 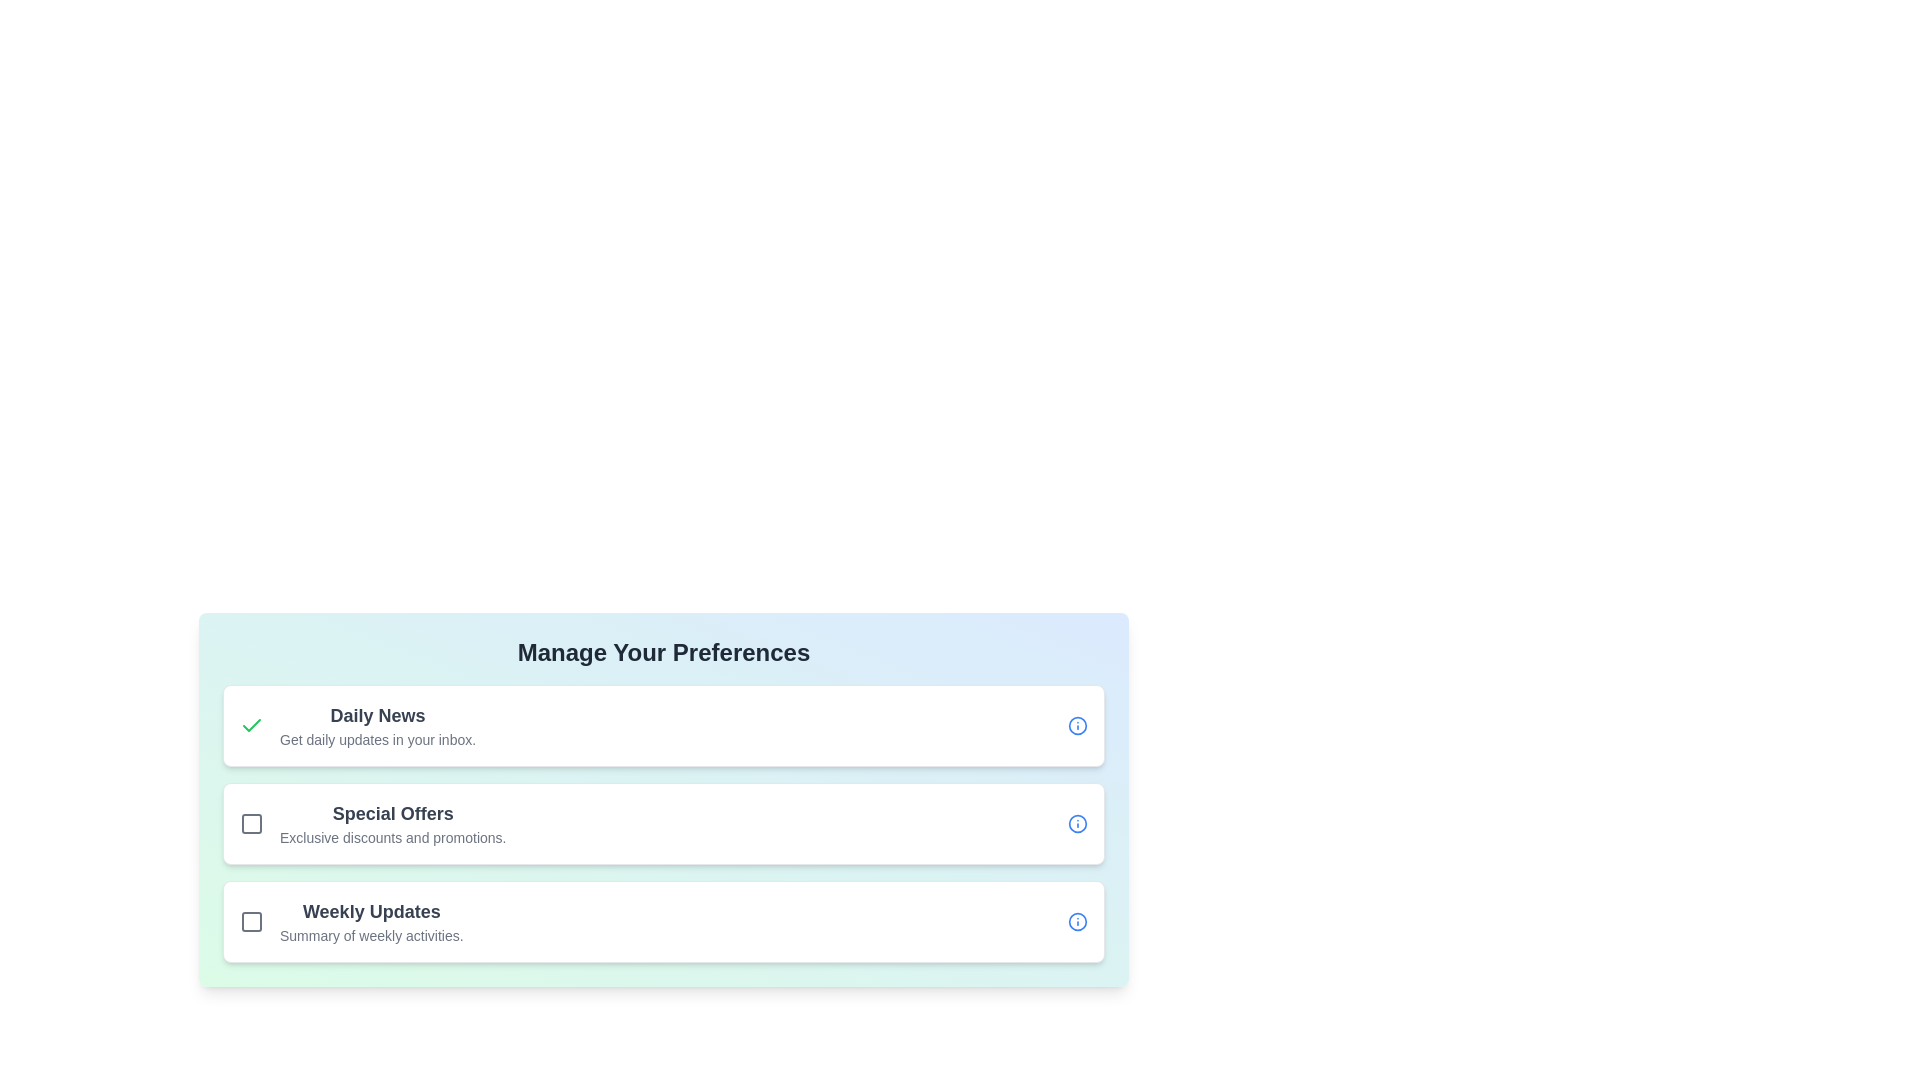 What do you see at coordinates (251, 824) in the screenshot?
I see `the checkbox indicator` at bounding box center [251, 824].